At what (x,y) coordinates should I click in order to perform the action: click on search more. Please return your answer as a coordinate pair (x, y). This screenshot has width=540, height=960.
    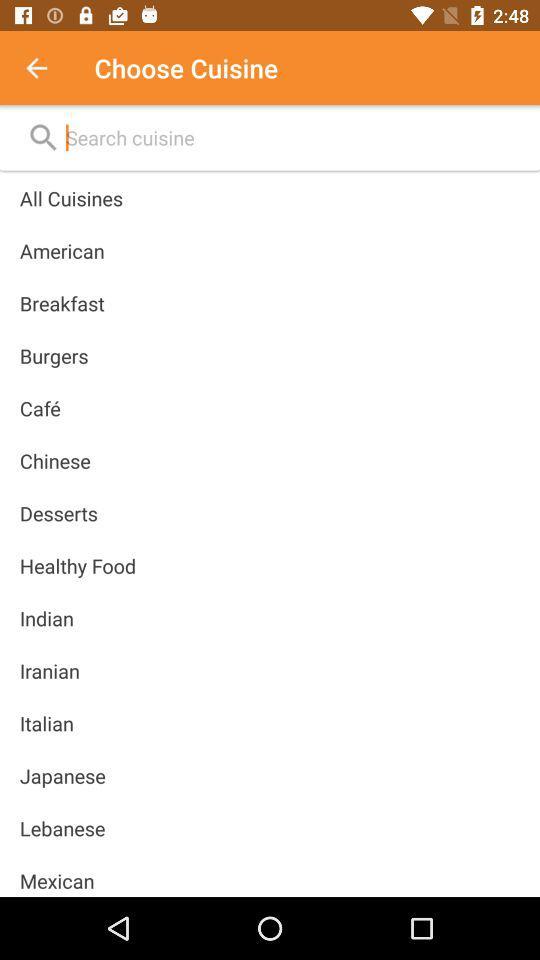
    Looking at the image, I should click on (291, 136).